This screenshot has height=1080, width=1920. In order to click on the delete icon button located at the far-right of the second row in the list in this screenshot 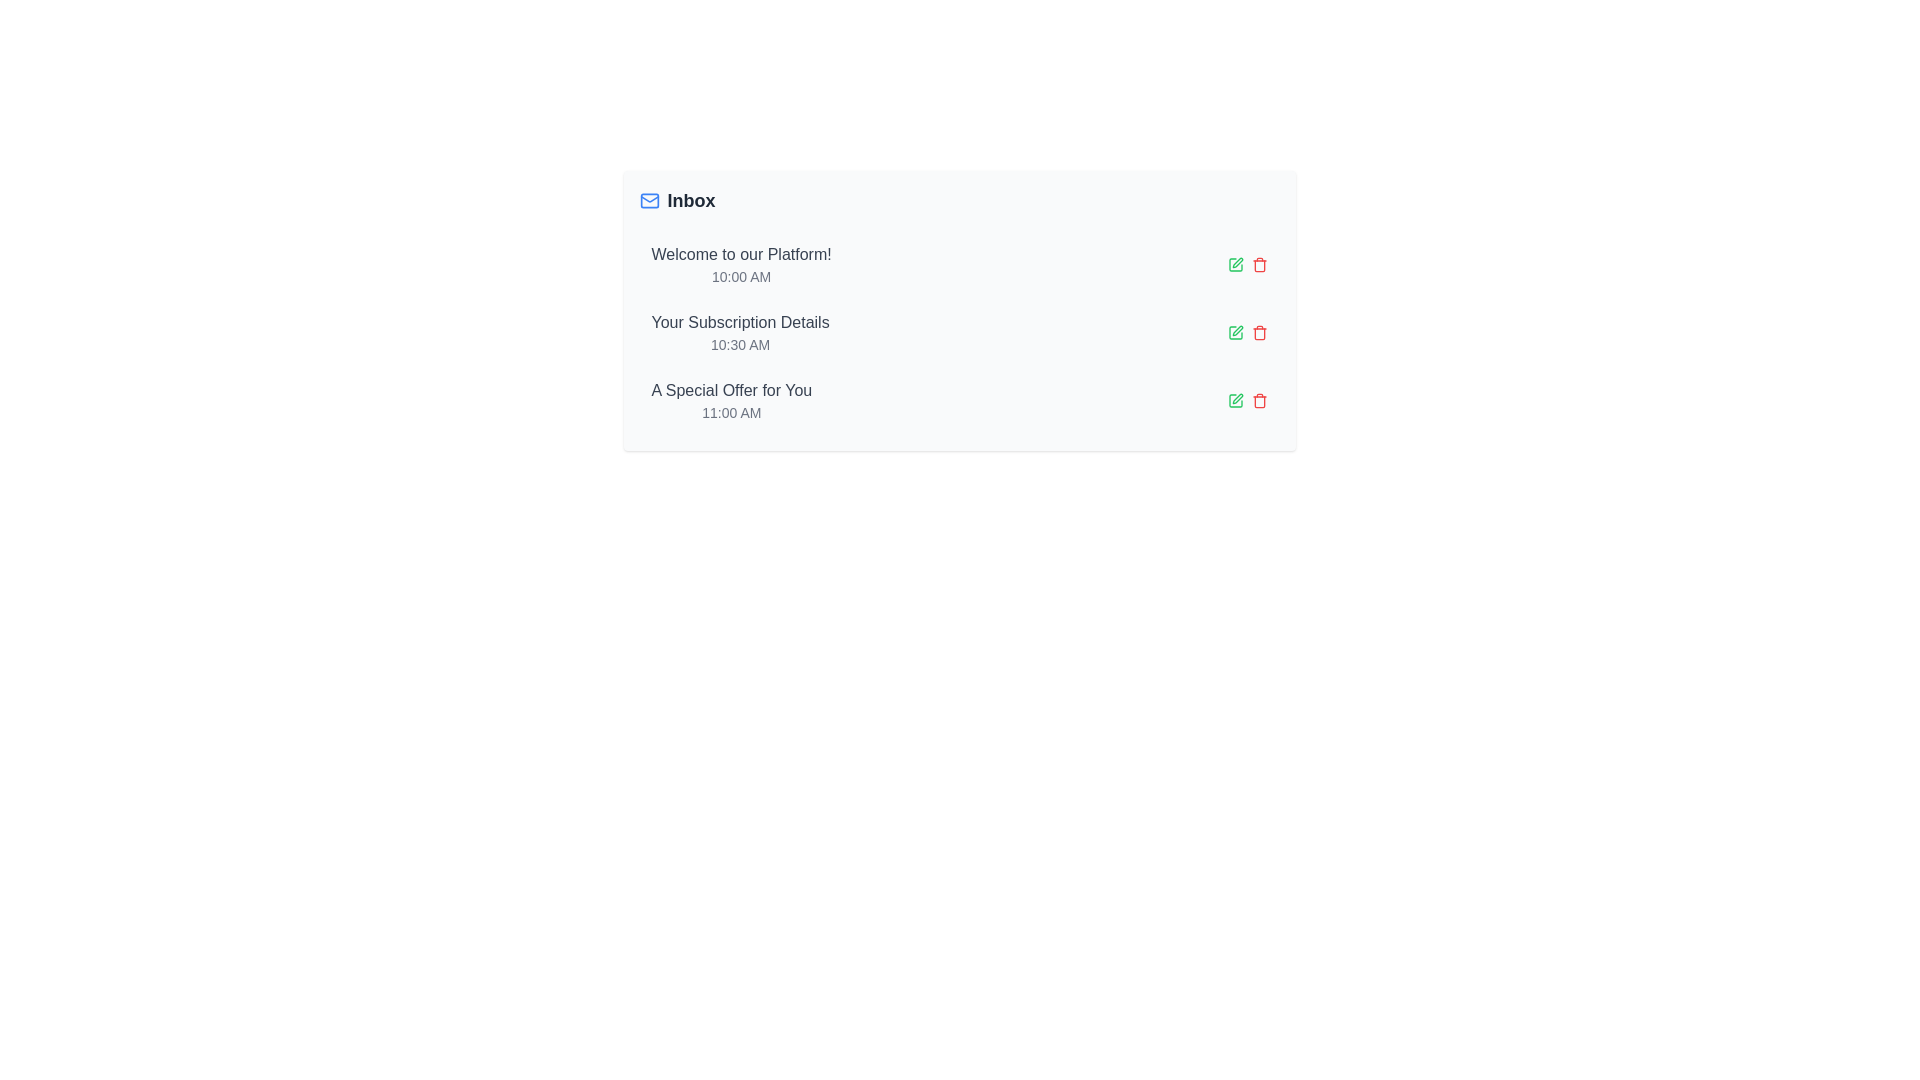, I will do `click(1258, 264)`.